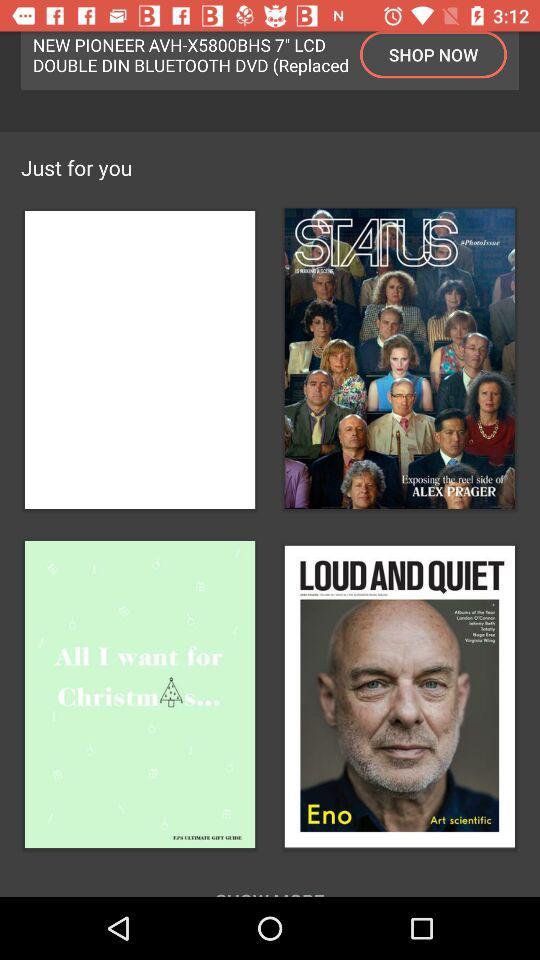 The width and height of the screenshot is (540, 960). Describe the element at coordinates (432, 53) in the screenshot. I see `icon next to the new pioneer avh item` at that location.